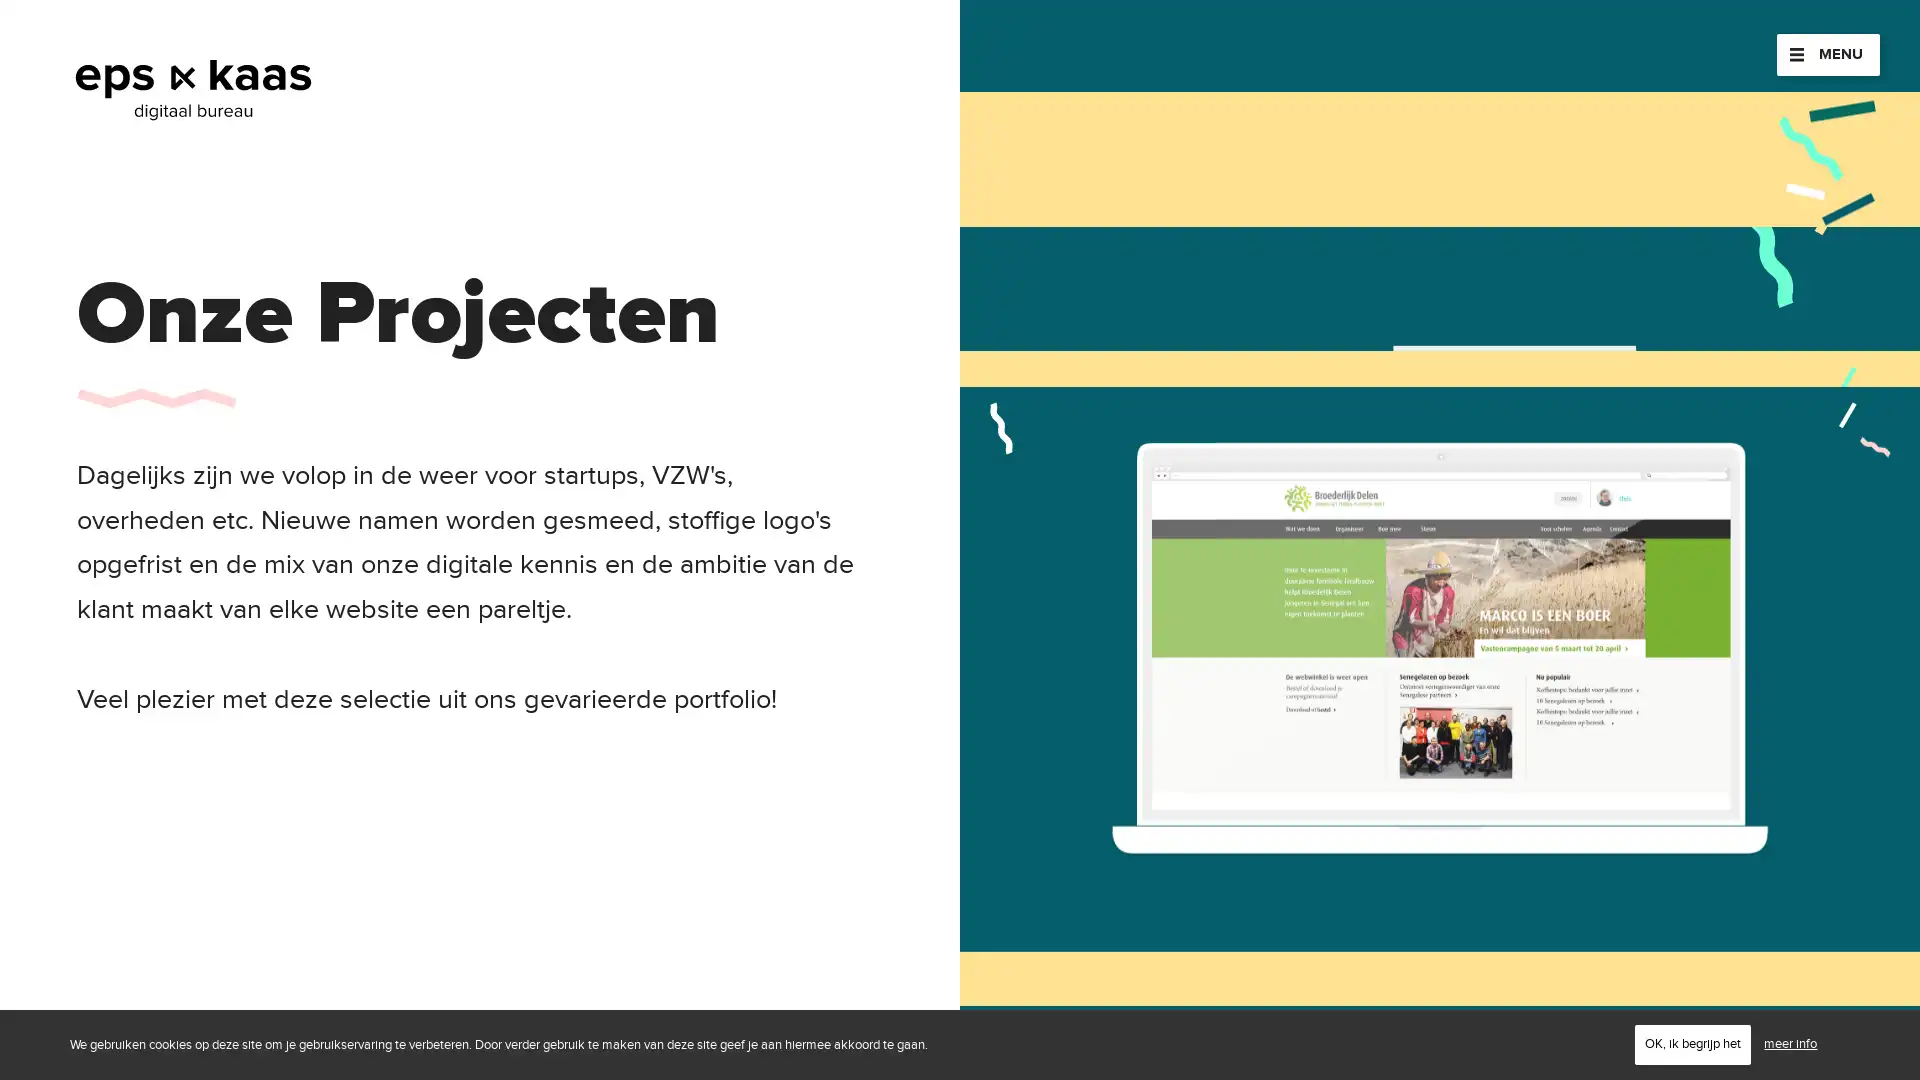  What do you see at coordinates (1692, 1043) in the screenshot?
I see `OK, ik begrijp het` at bounding box center [1692, 1043].